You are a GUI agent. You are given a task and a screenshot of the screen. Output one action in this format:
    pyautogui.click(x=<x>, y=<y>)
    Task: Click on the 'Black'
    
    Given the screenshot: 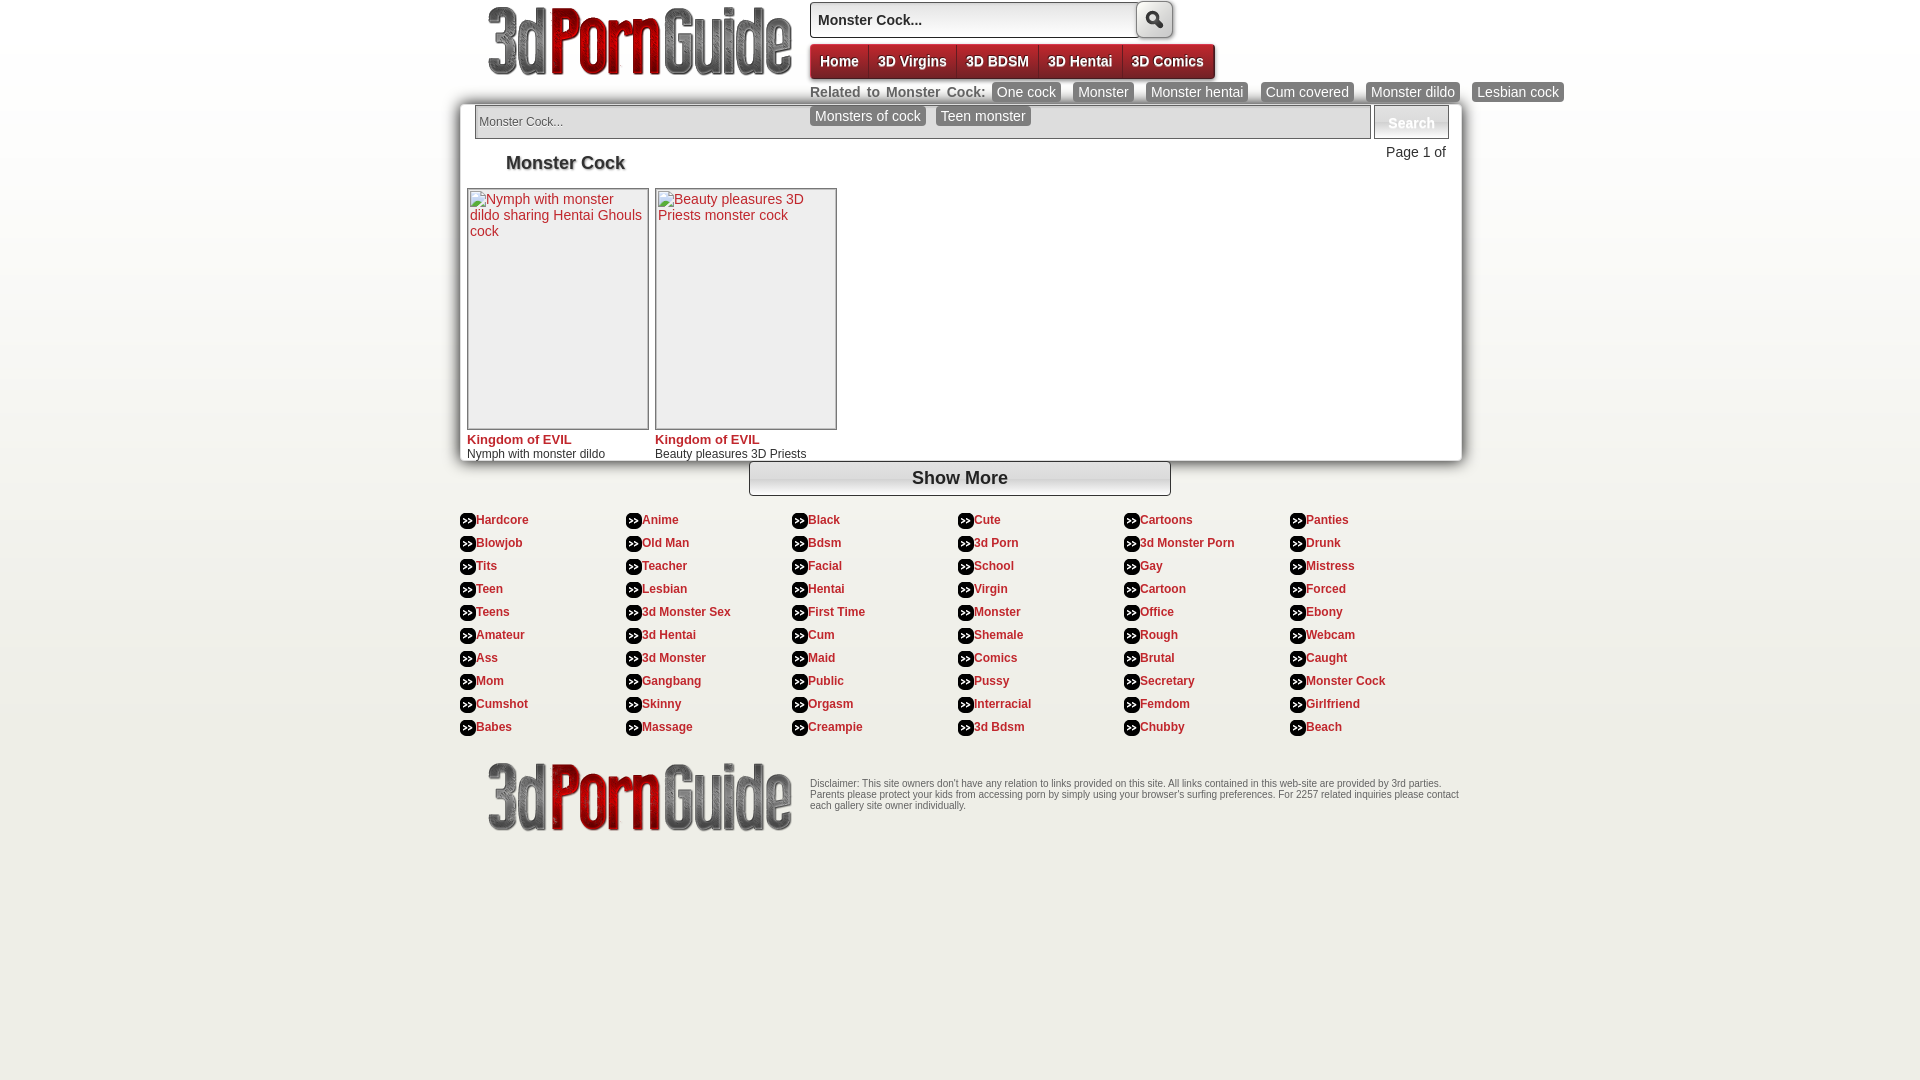 What is the action you would take?
    pyautogui.click(x=824, y=519)
    